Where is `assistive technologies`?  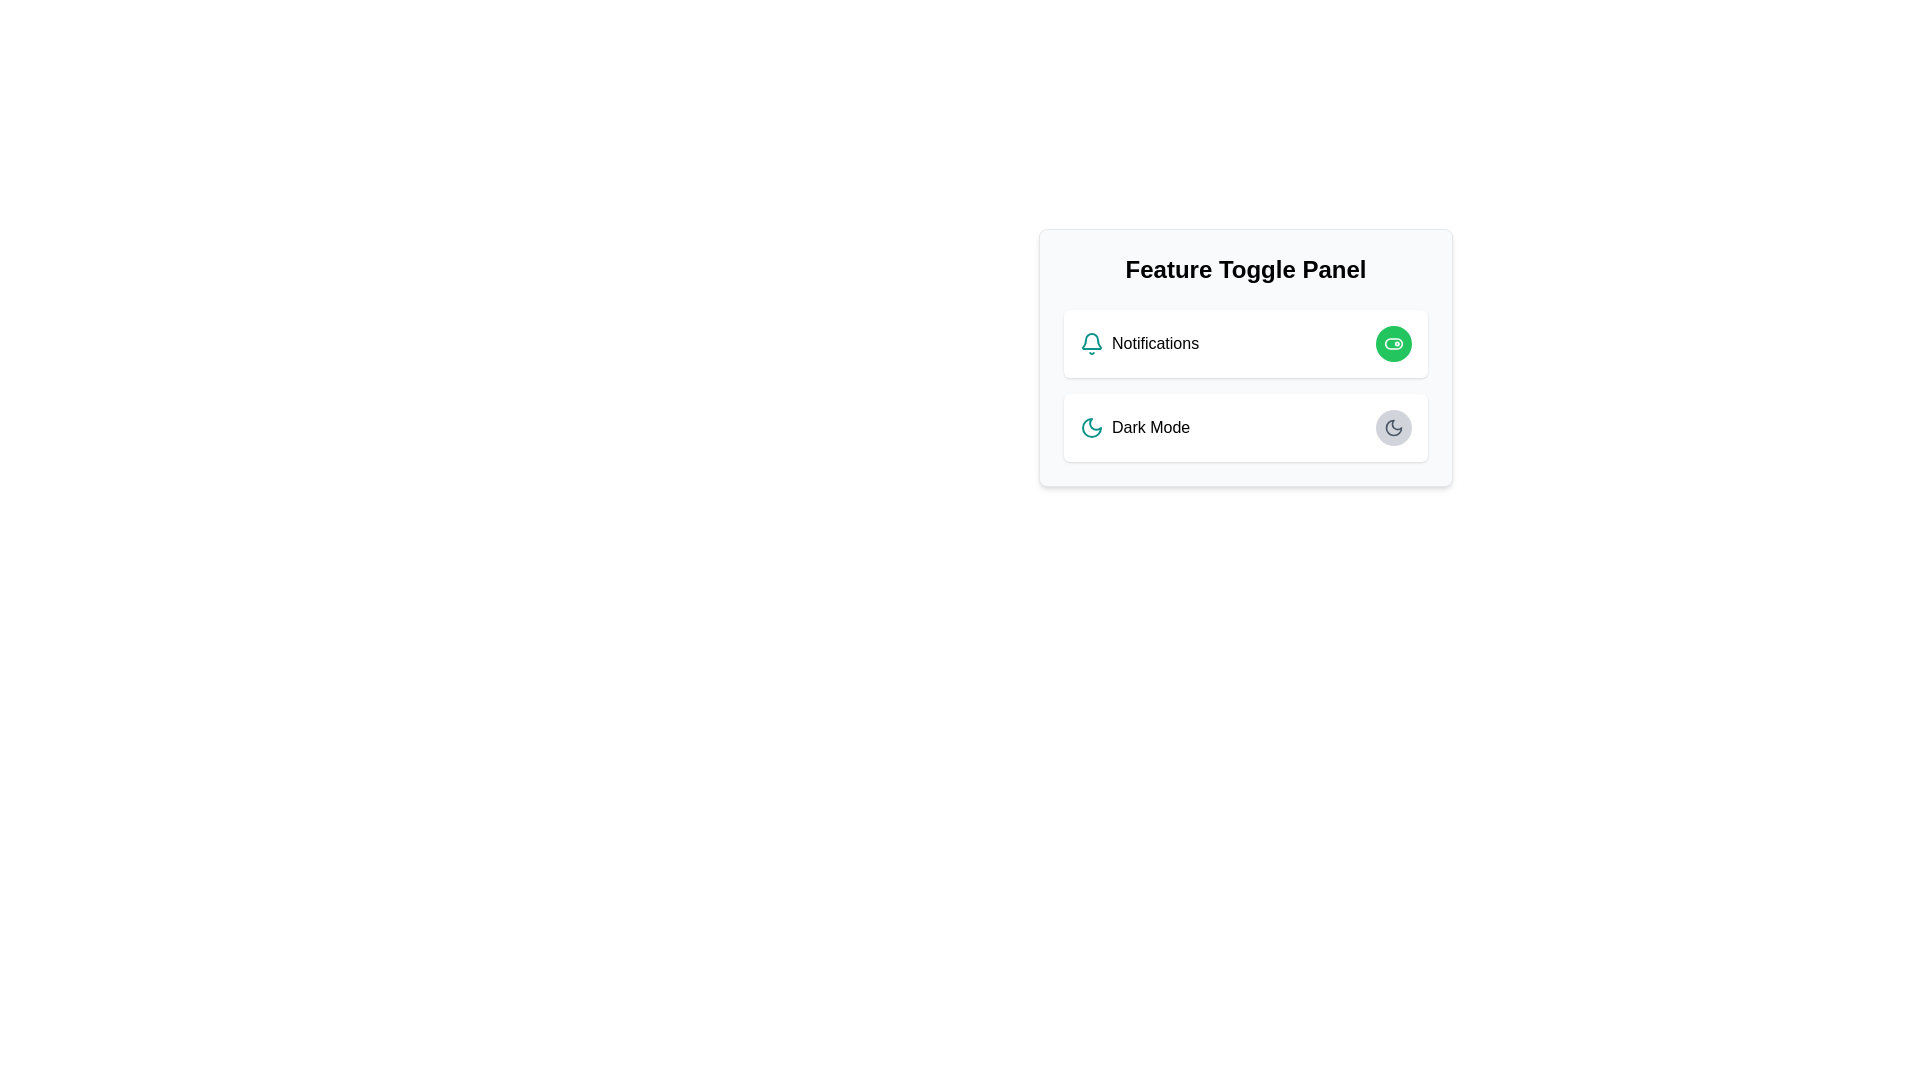
assistive technologies is located at coordinates (1155, 342).